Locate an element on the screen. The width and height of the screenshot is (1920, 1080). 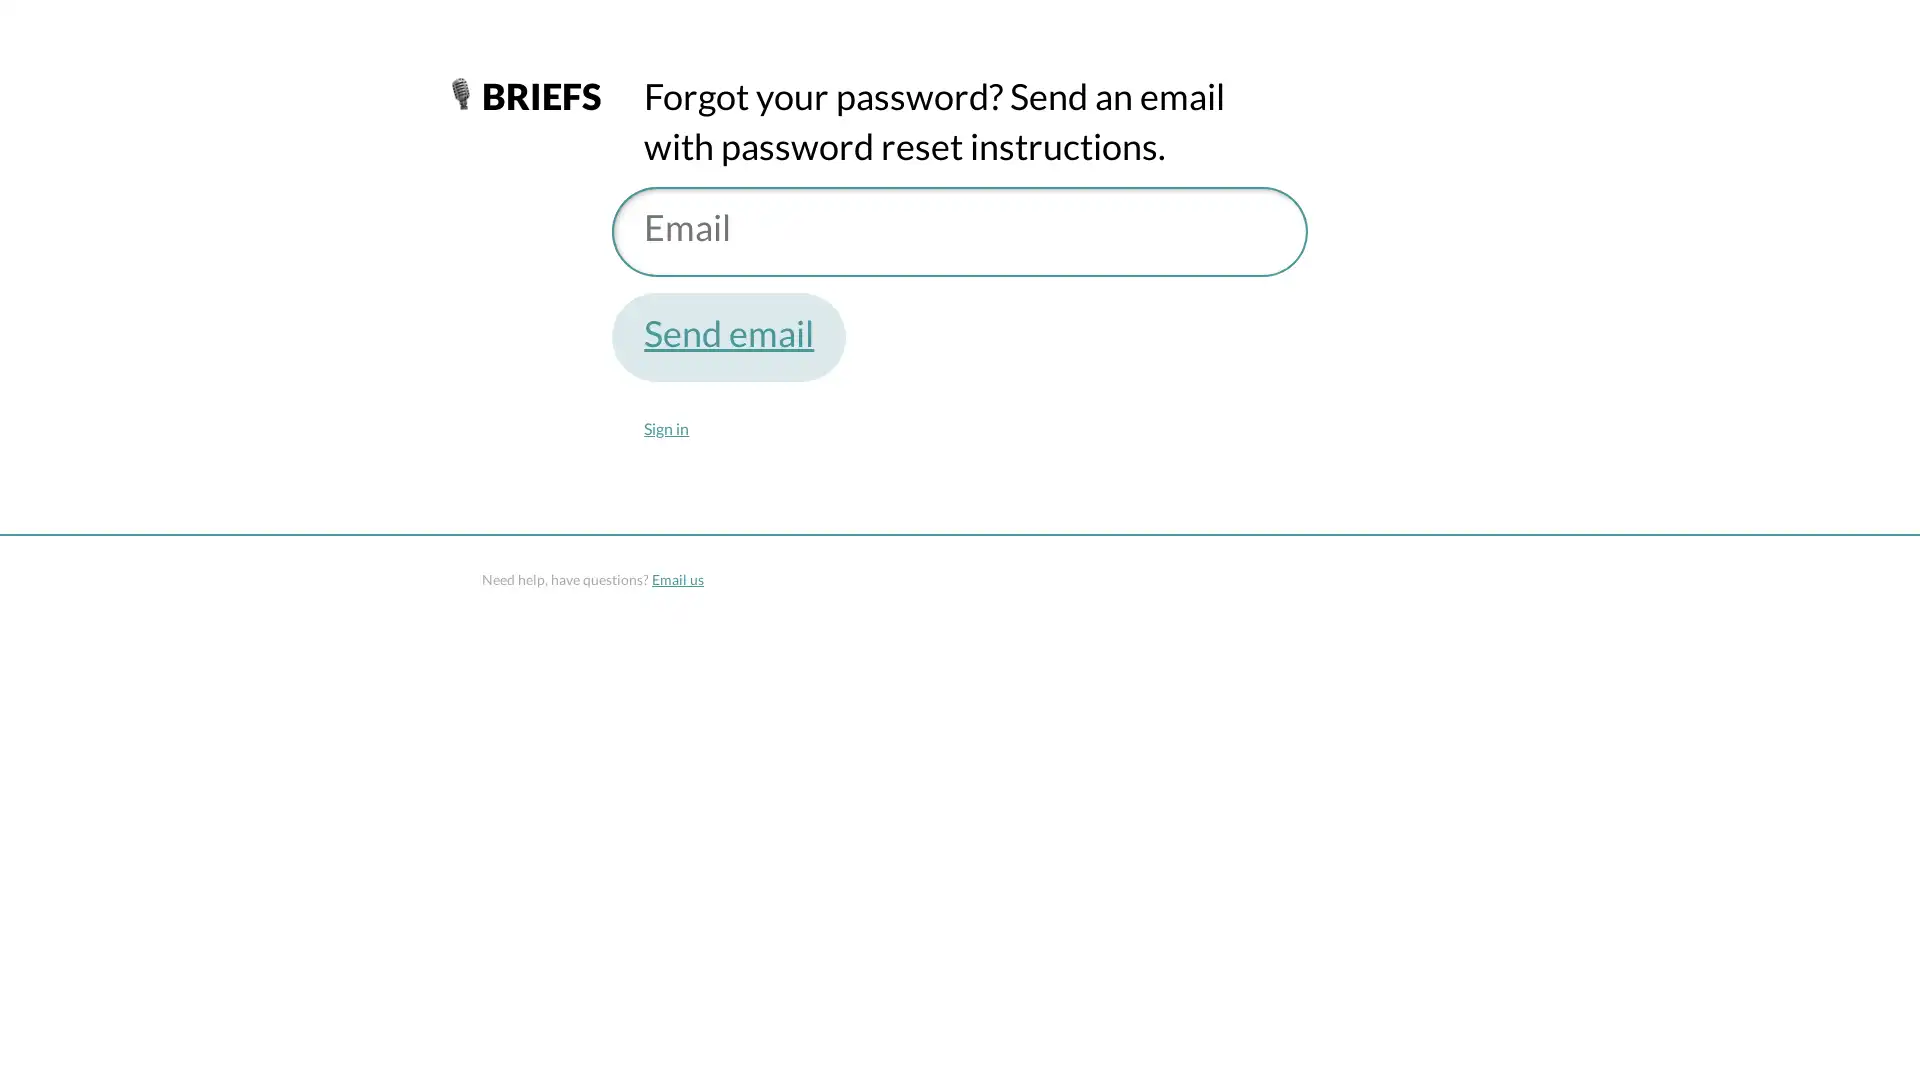
Send email is located at coordinates (728, 335).